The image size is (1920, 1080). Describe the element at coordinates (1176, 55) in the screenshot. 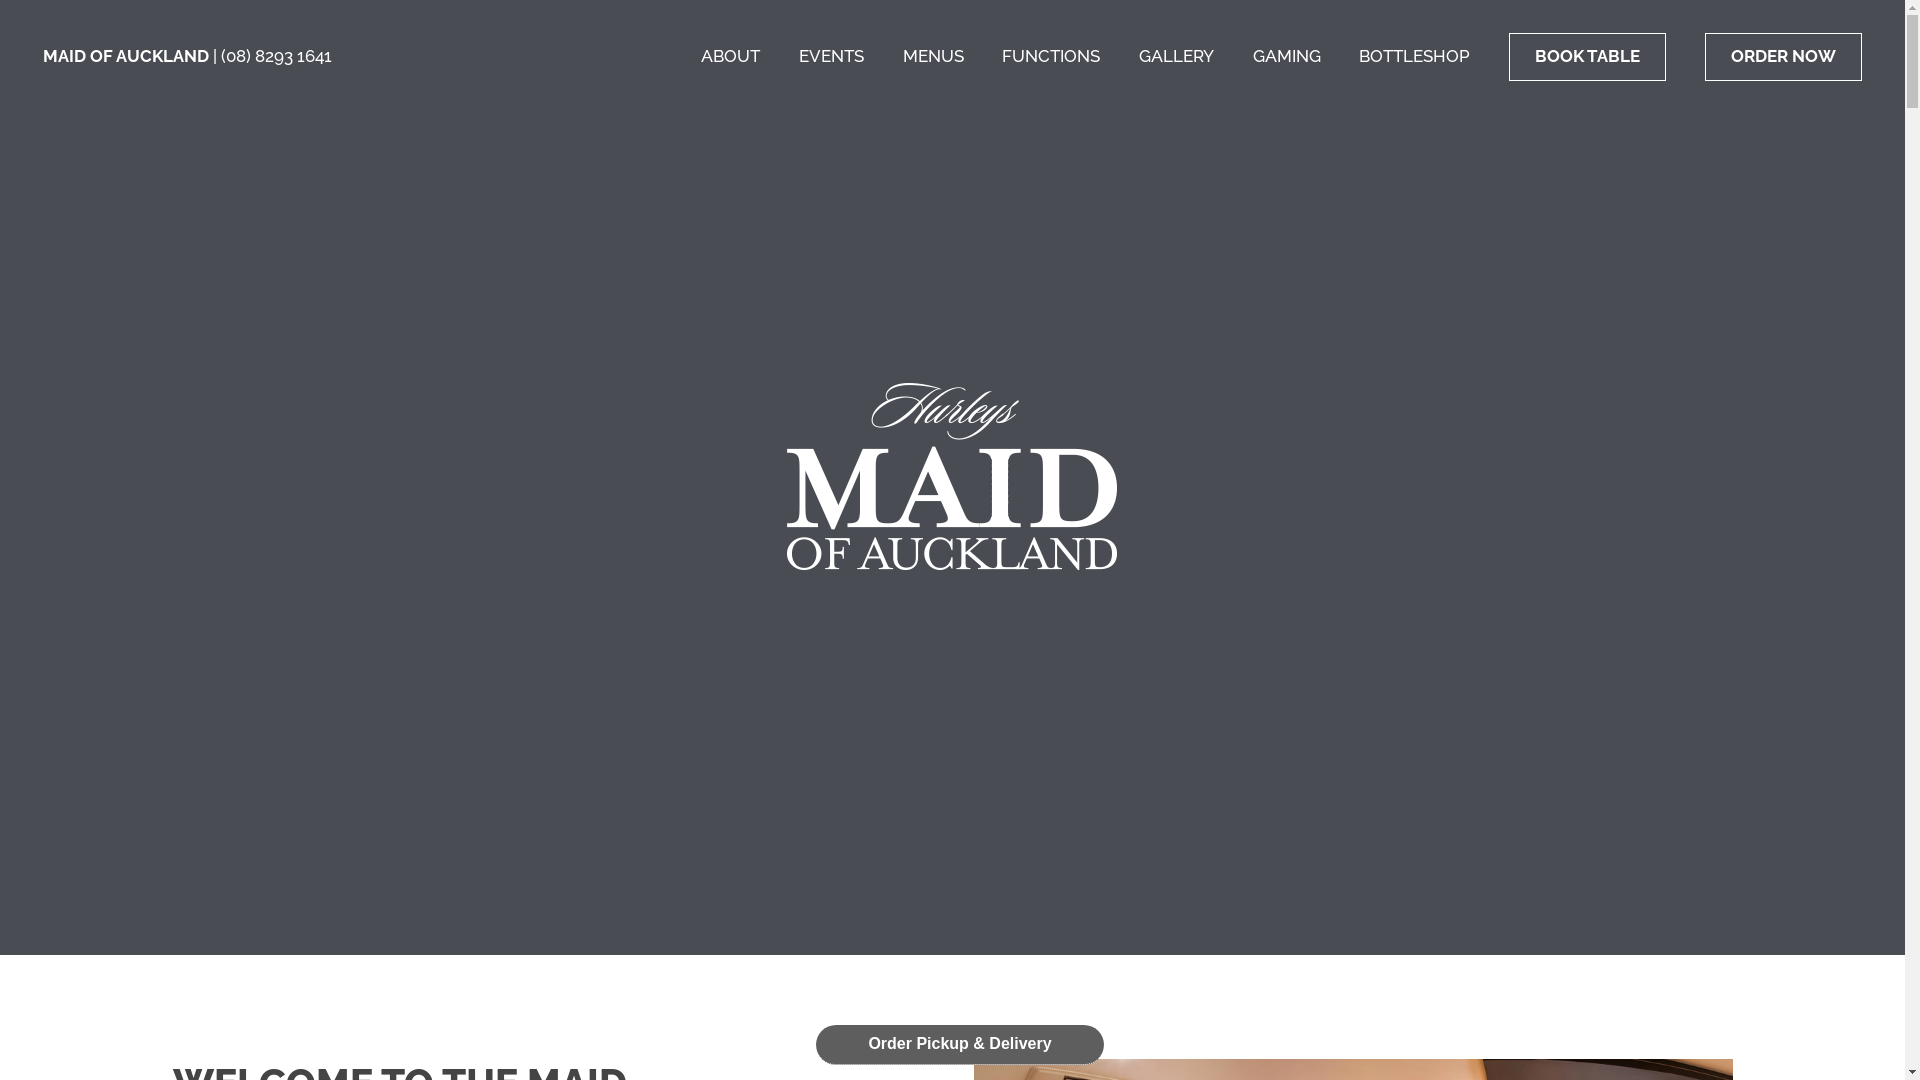

I see `'GALLERY'` at that location.